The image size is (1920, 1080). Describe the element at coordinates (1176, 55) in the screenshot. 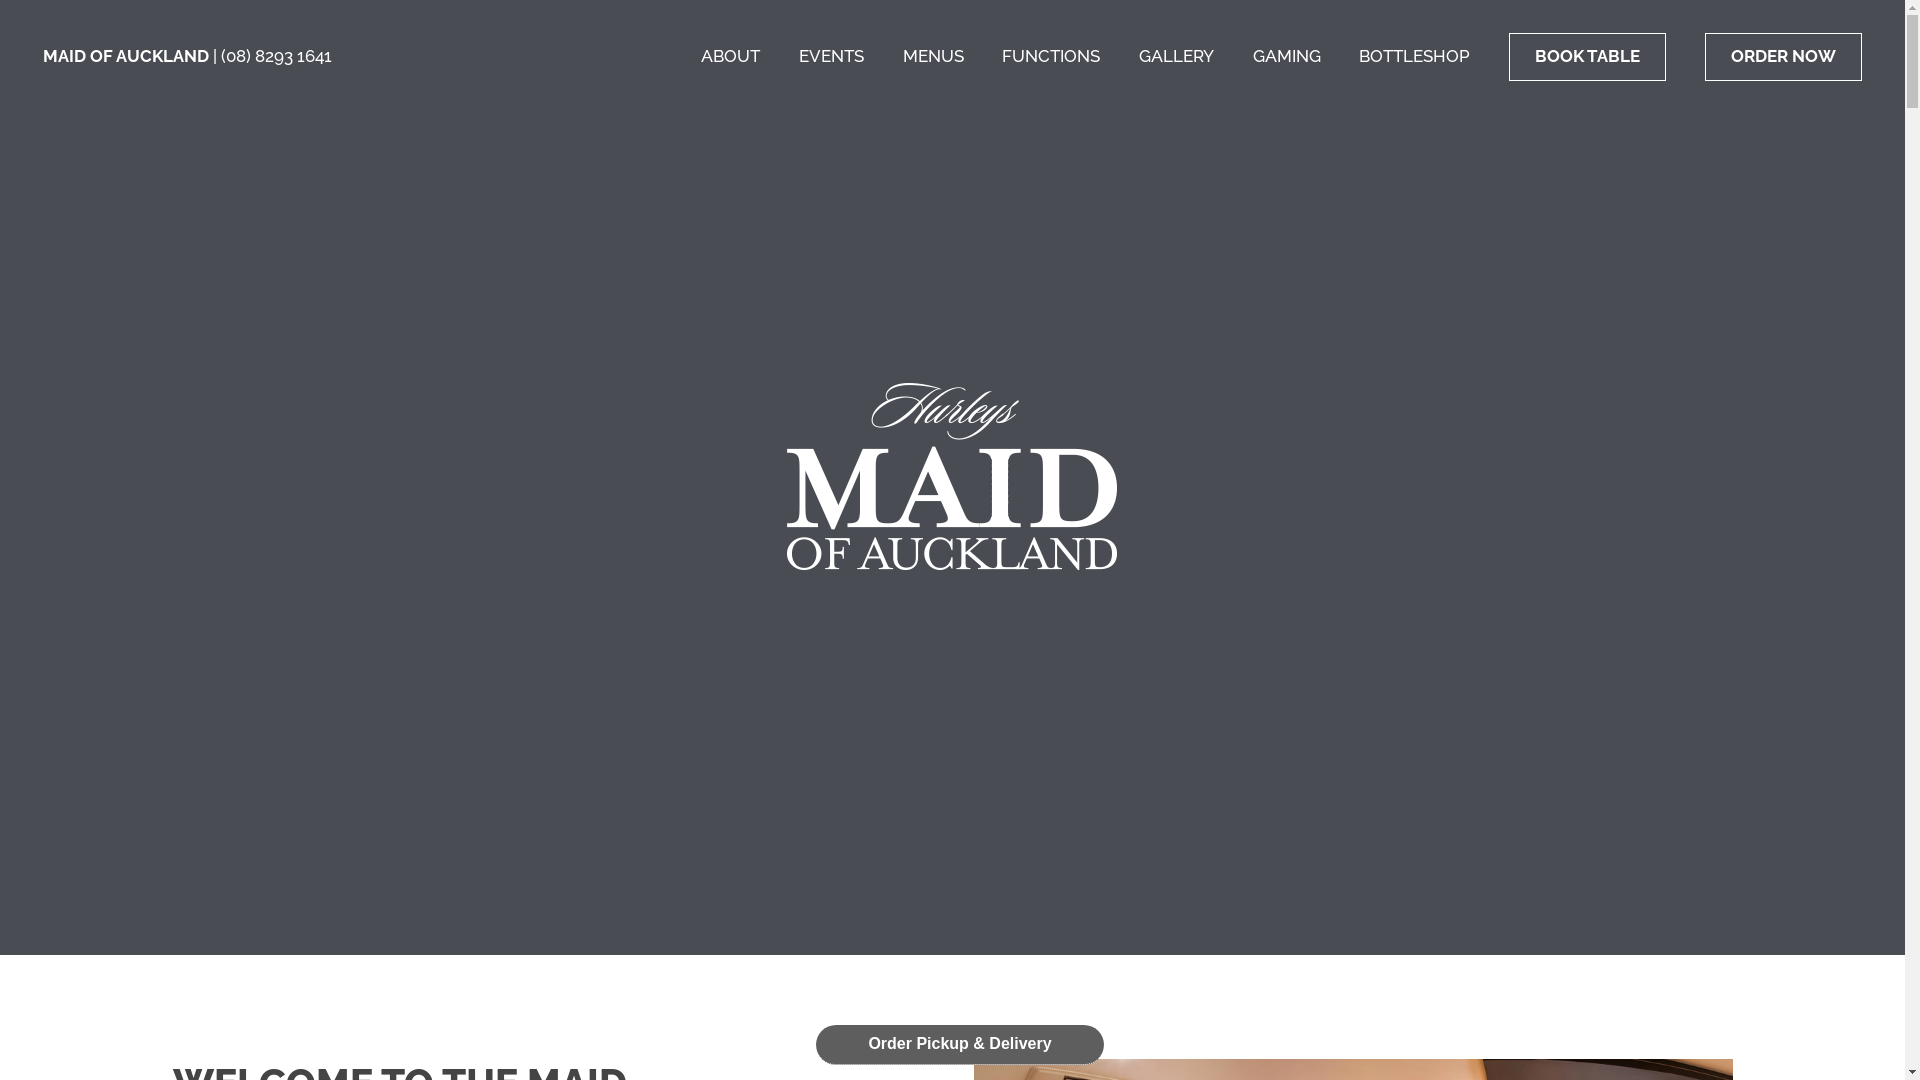

I see `'GALLERY'` at that location.